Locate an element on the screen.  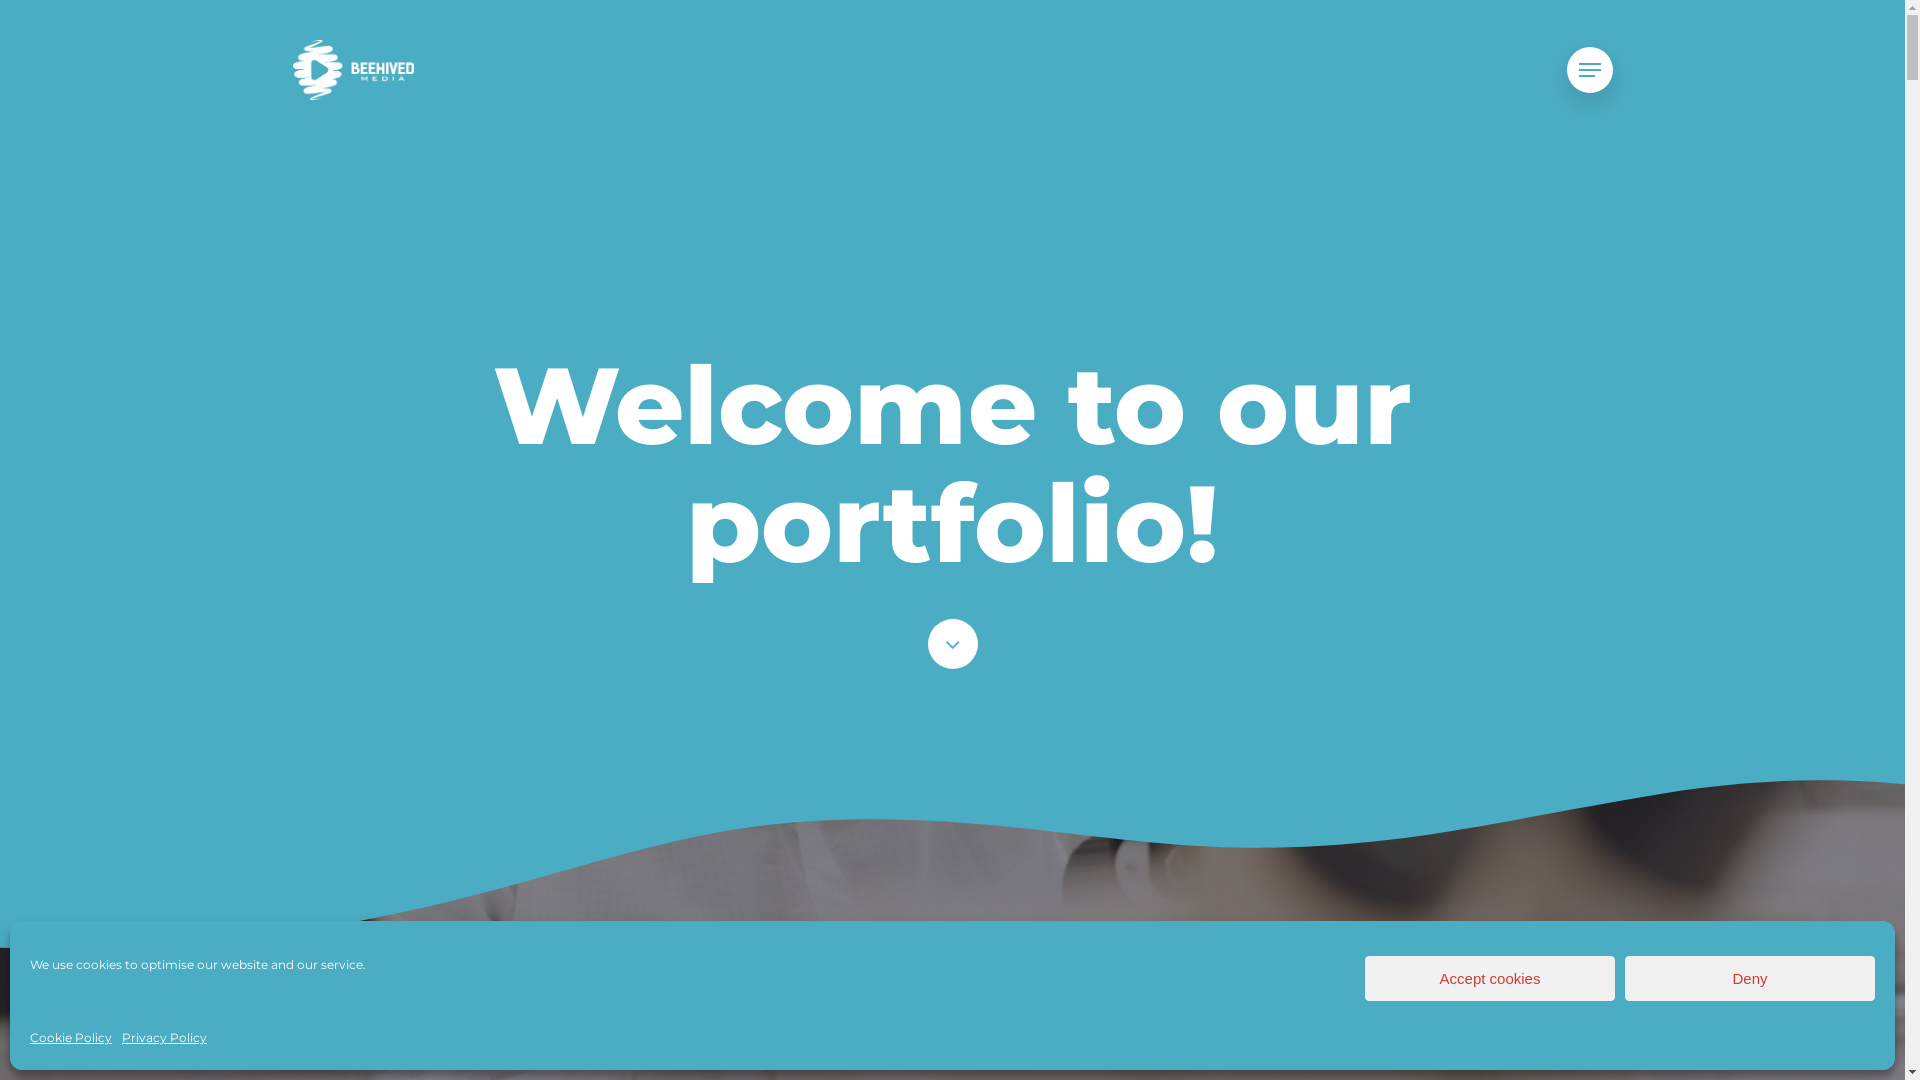
'Deny' is located at coordinates (1749, 977).